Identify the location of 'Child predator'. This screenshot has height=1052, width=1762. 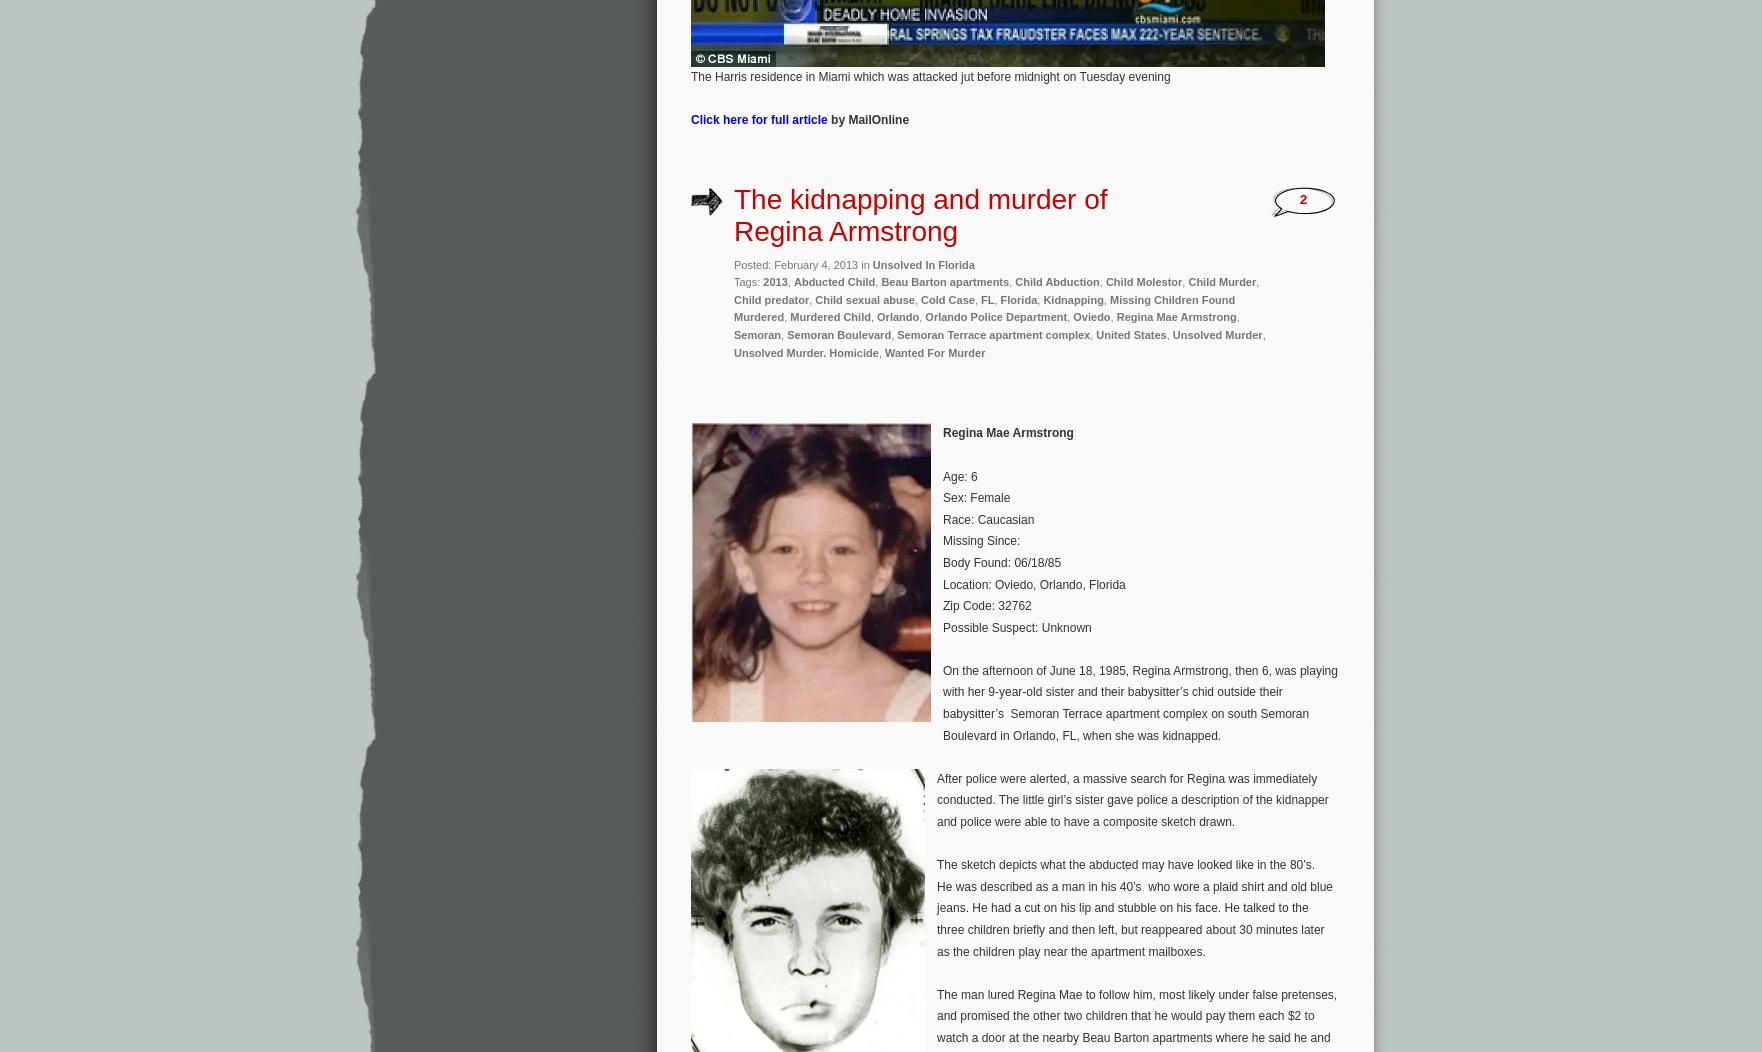
(770, 298).